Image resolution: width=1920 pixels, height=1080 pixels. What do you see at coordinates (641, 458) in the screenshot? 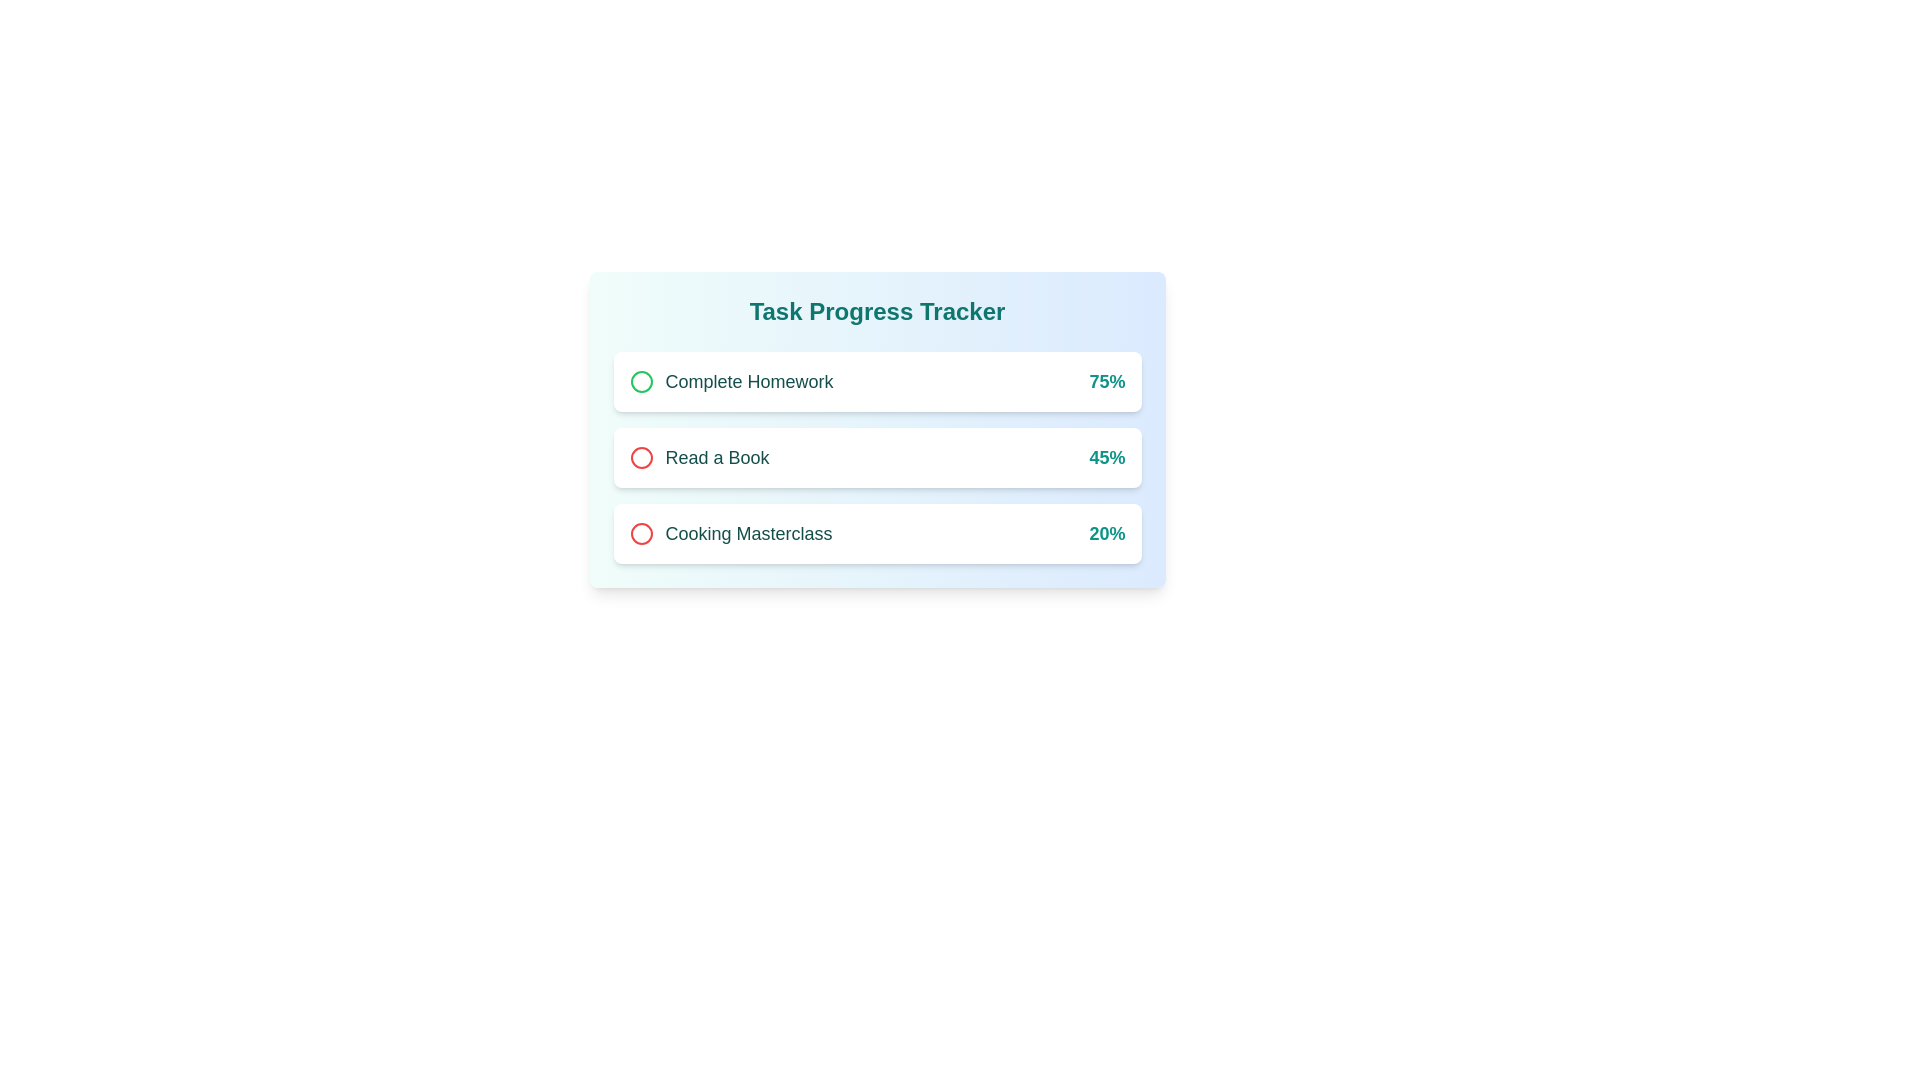
I see `the status indicator icon for the 'Read a Book' task located next to the text 'Read a Book' in the icon area of the second item in a vertical list` at bounding box center [641, 458].